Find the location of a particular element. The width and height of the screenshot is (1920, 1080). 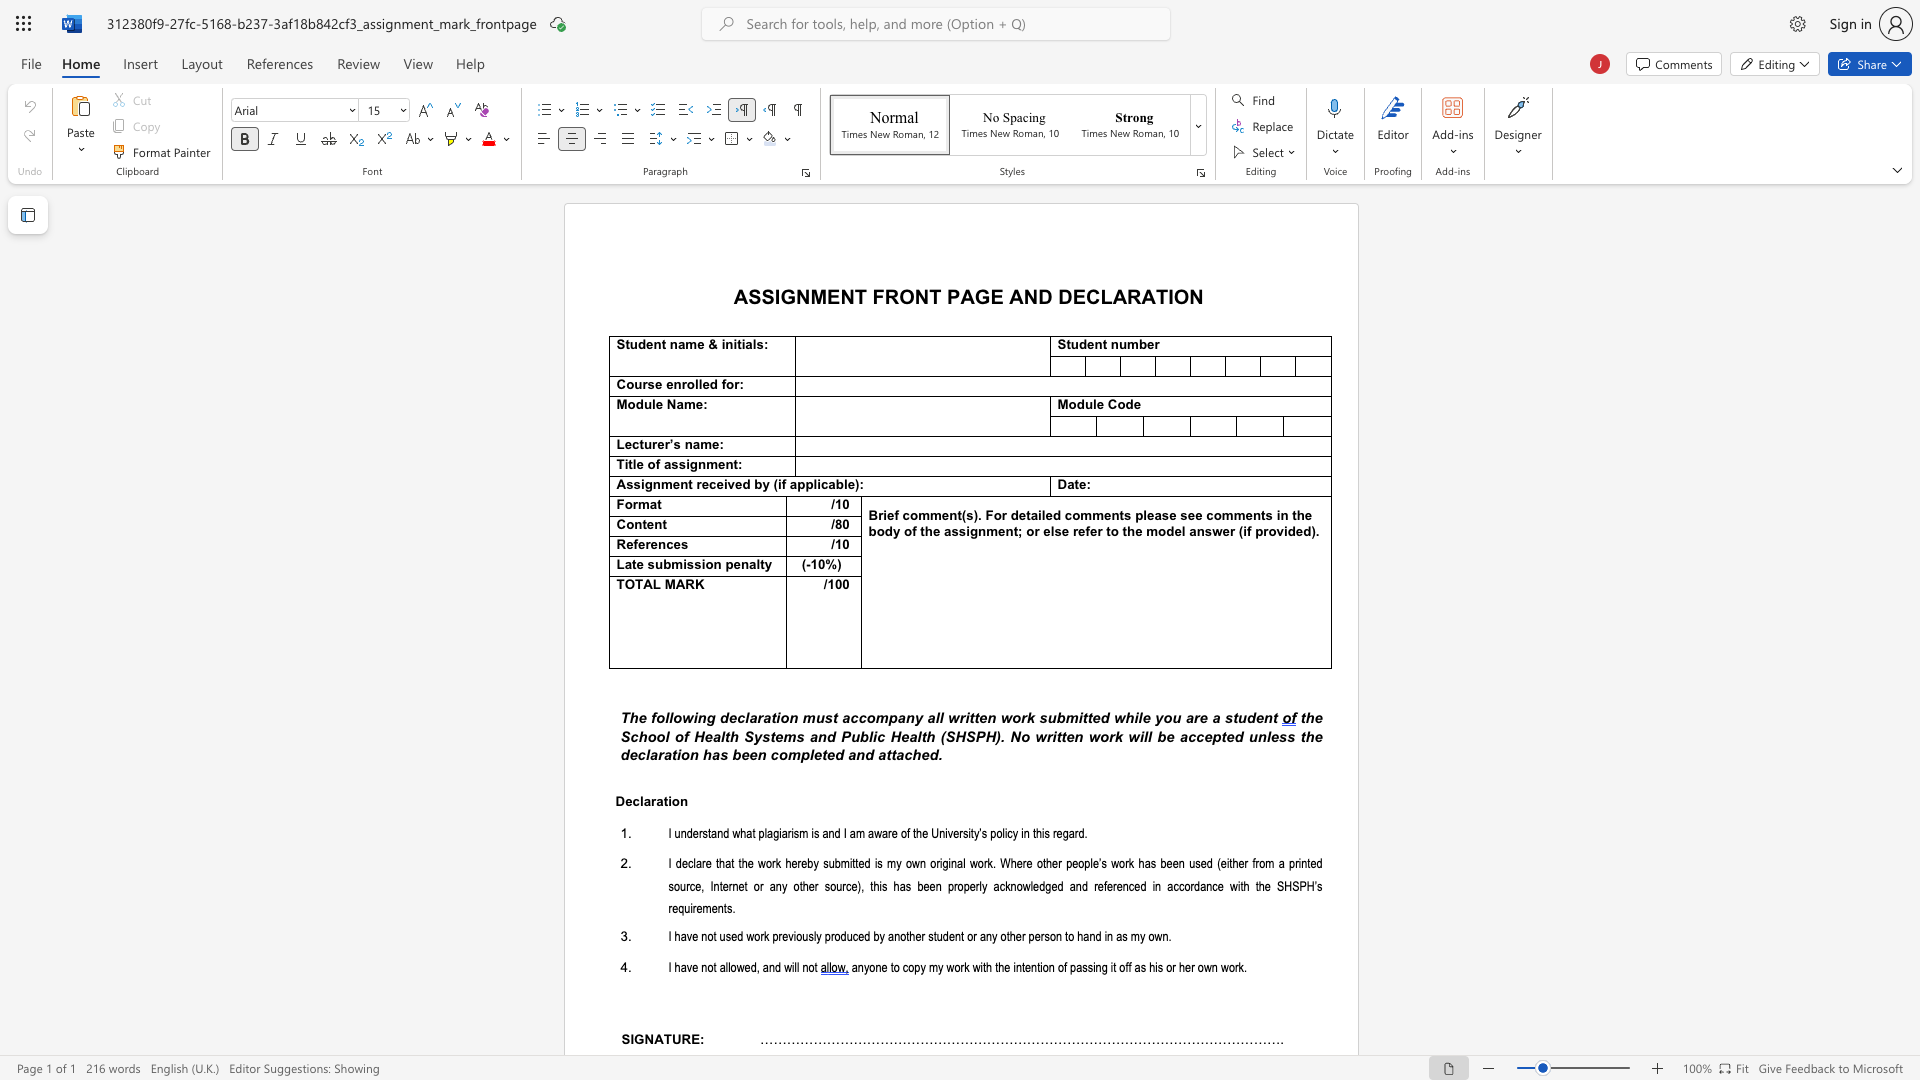

the subset text "ATIO" within the text "AND DECLARATION" is located at coordinates (1141, 296).